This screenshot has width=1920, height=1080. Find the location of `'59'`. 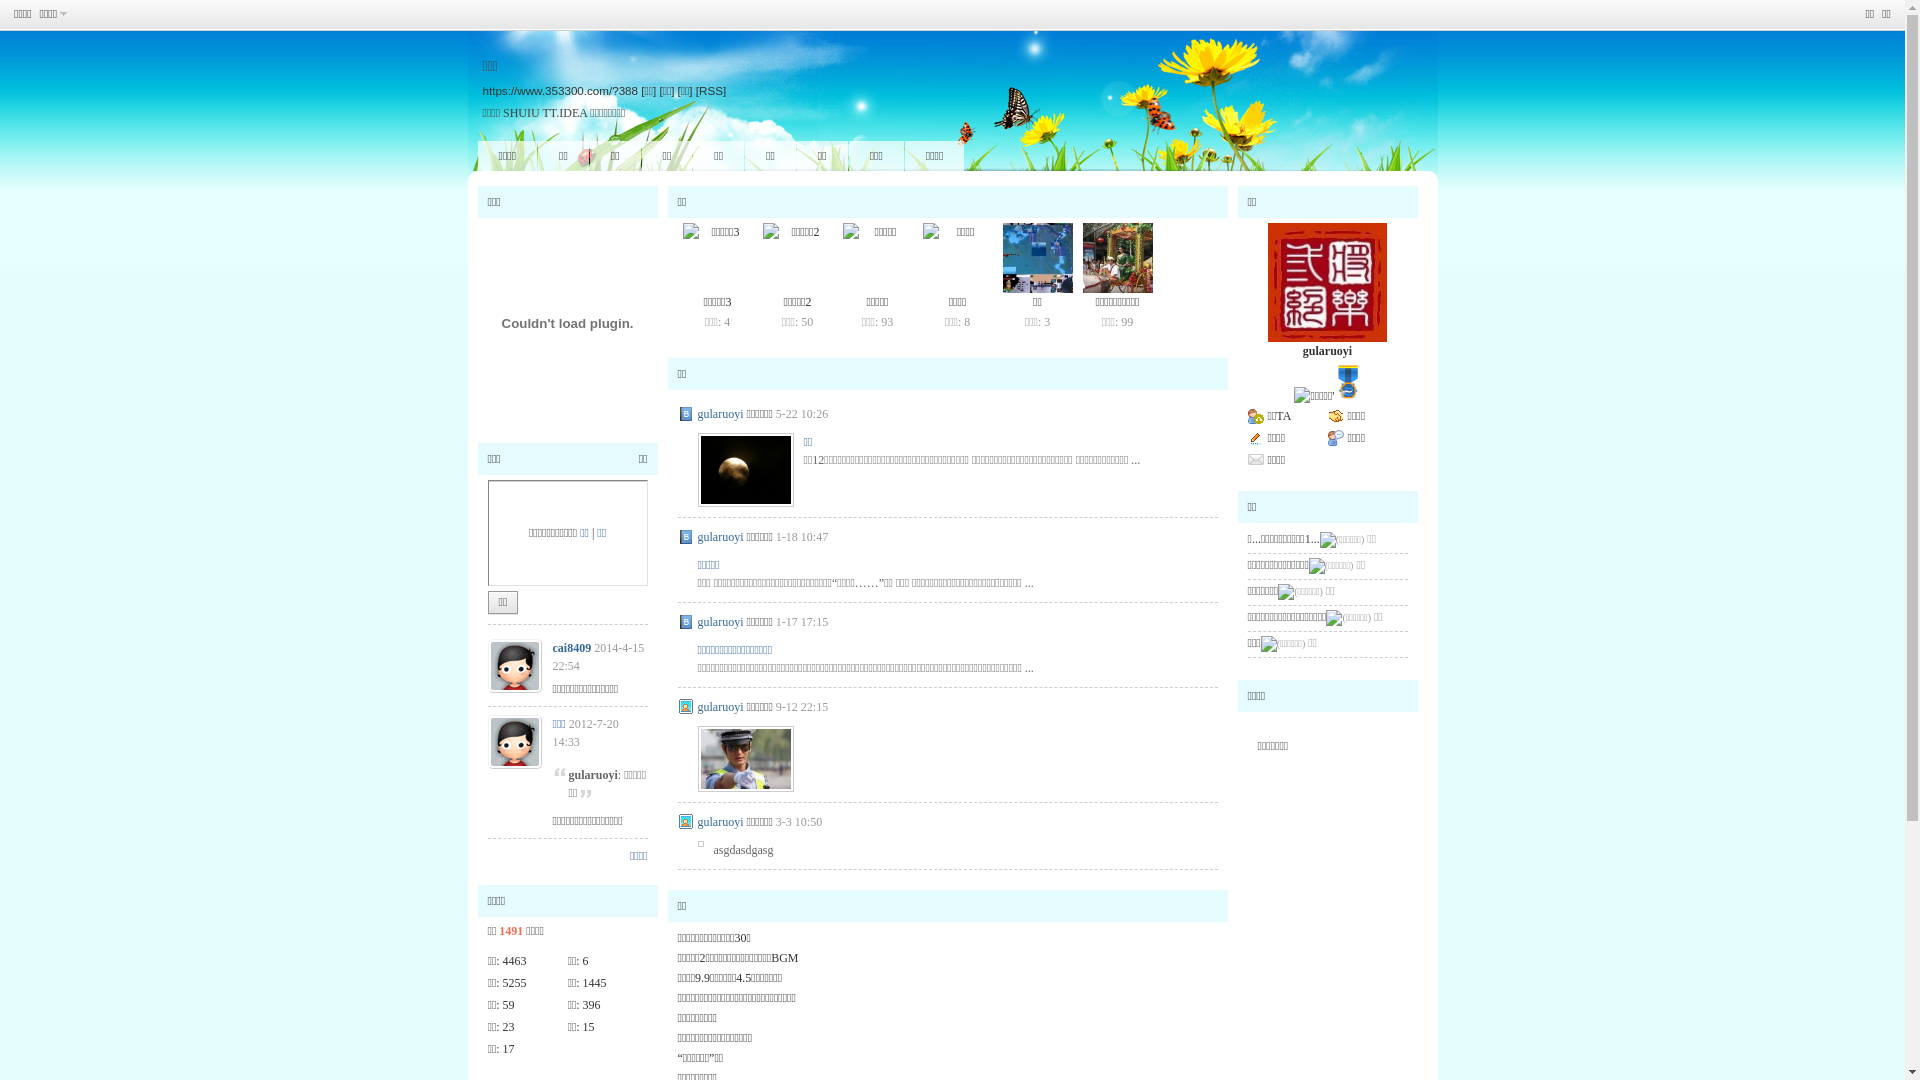

'59' is located at coordinates (508, 1005).